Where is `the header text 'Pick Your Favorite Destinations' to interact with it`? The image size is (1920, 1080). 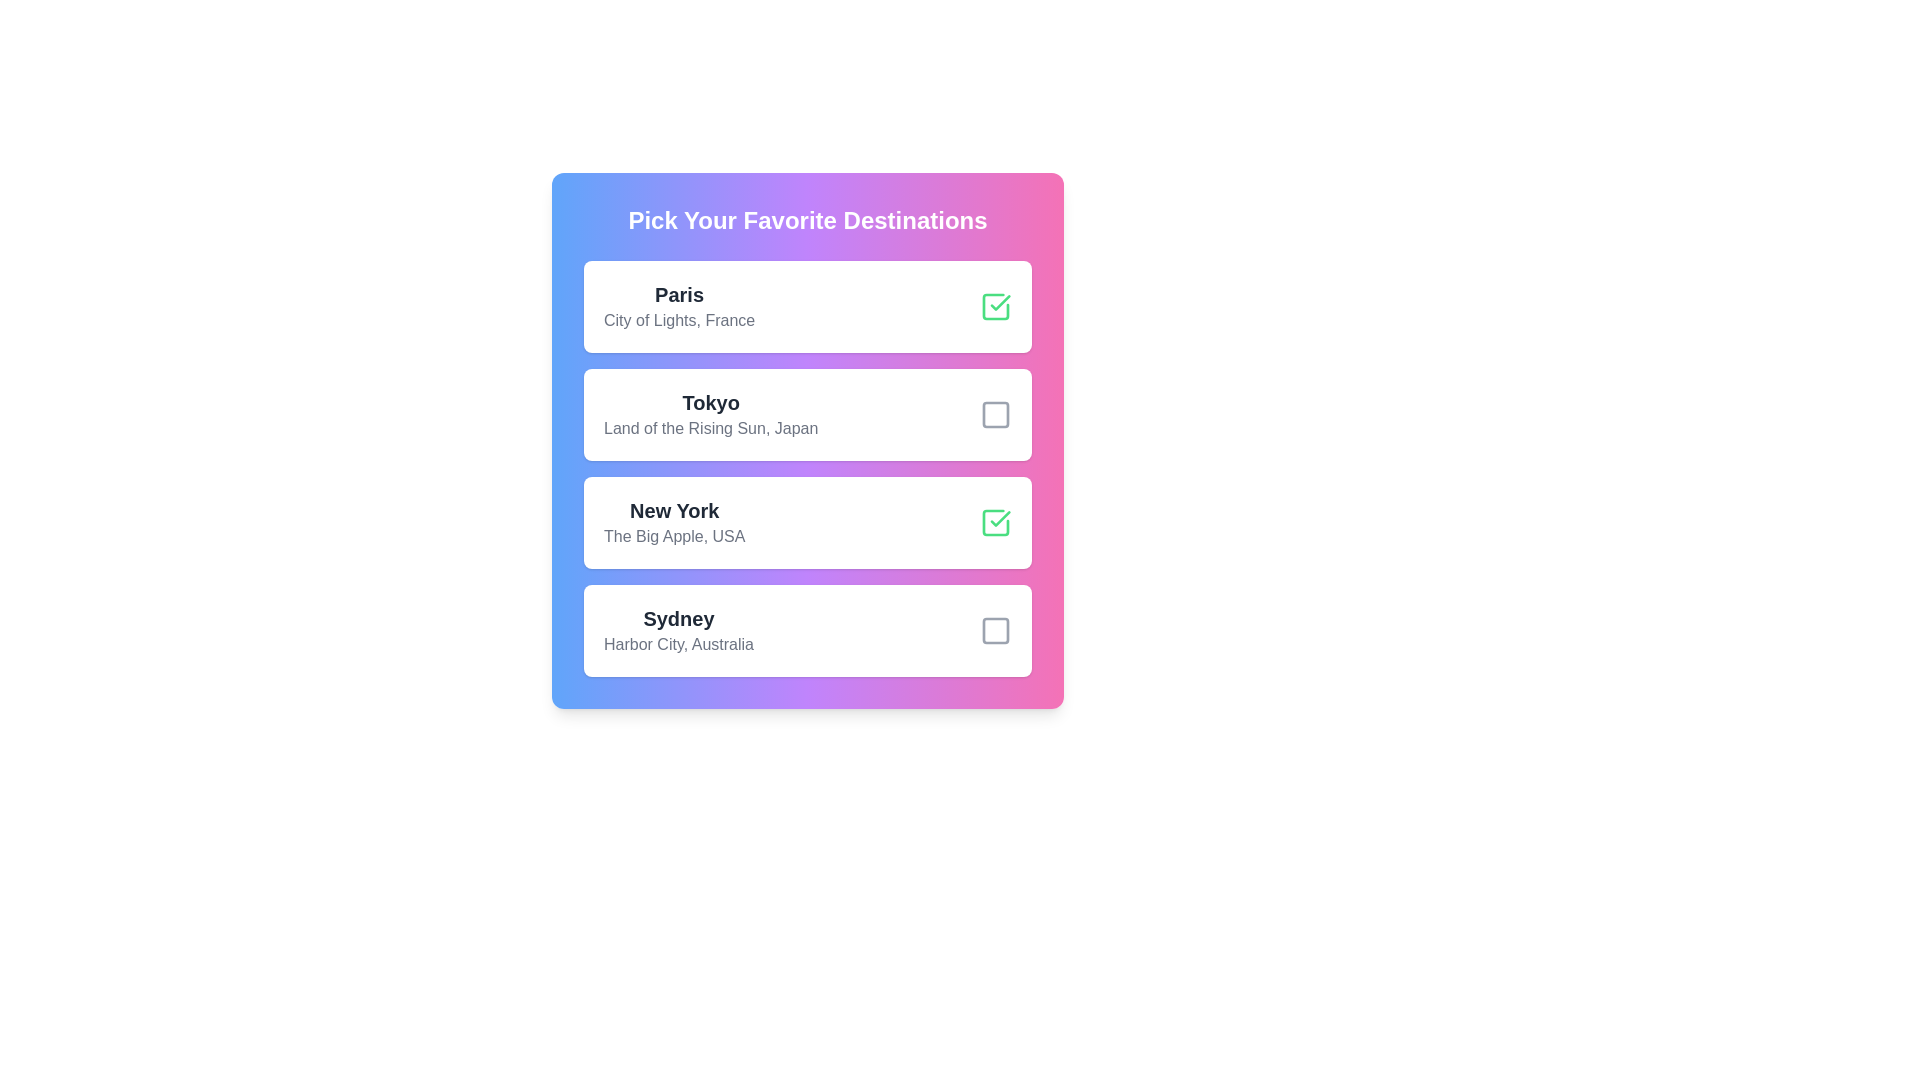 the header text 'Pick Your Favorite Destinations' to interact with it is located at coordinates (807, 220).